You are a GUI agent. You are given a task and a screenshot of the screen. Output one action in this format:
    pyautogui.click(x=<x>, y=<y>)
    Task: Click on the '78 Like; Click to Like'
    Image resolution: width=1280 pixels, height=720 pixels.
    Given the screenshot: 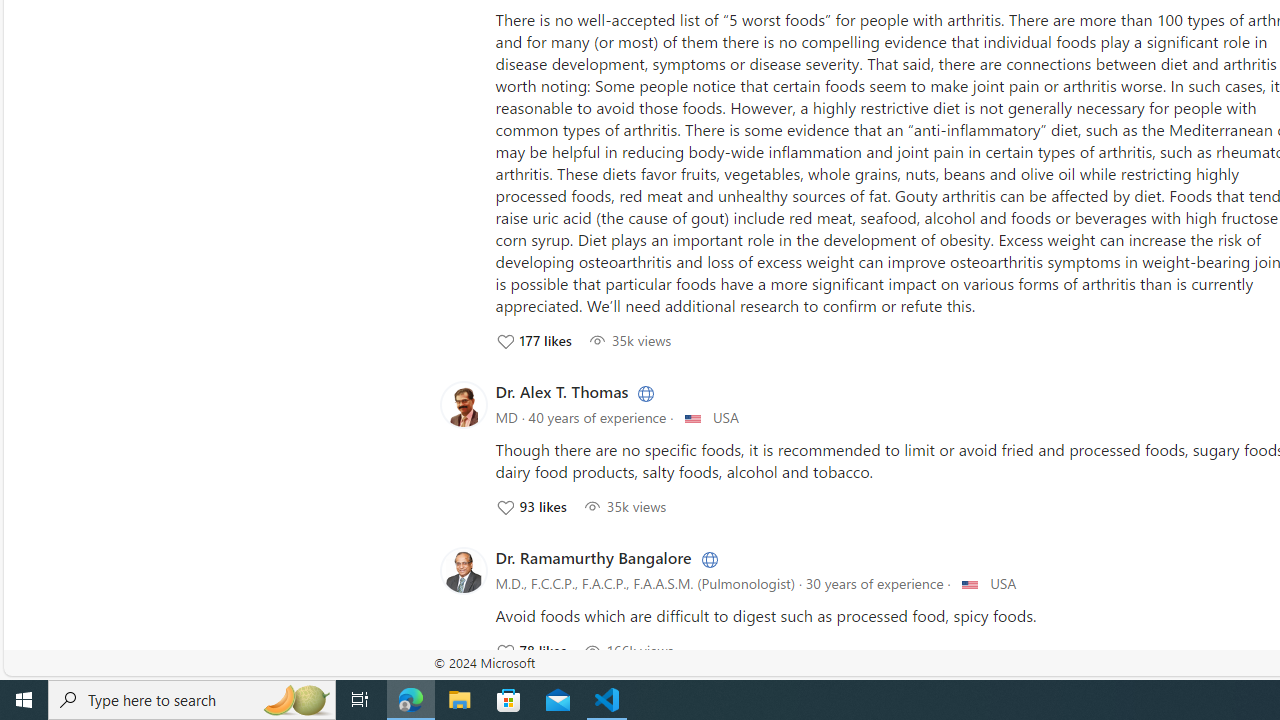 What is the action you would take?
    pyautogui.click(x=530, y=650)
    